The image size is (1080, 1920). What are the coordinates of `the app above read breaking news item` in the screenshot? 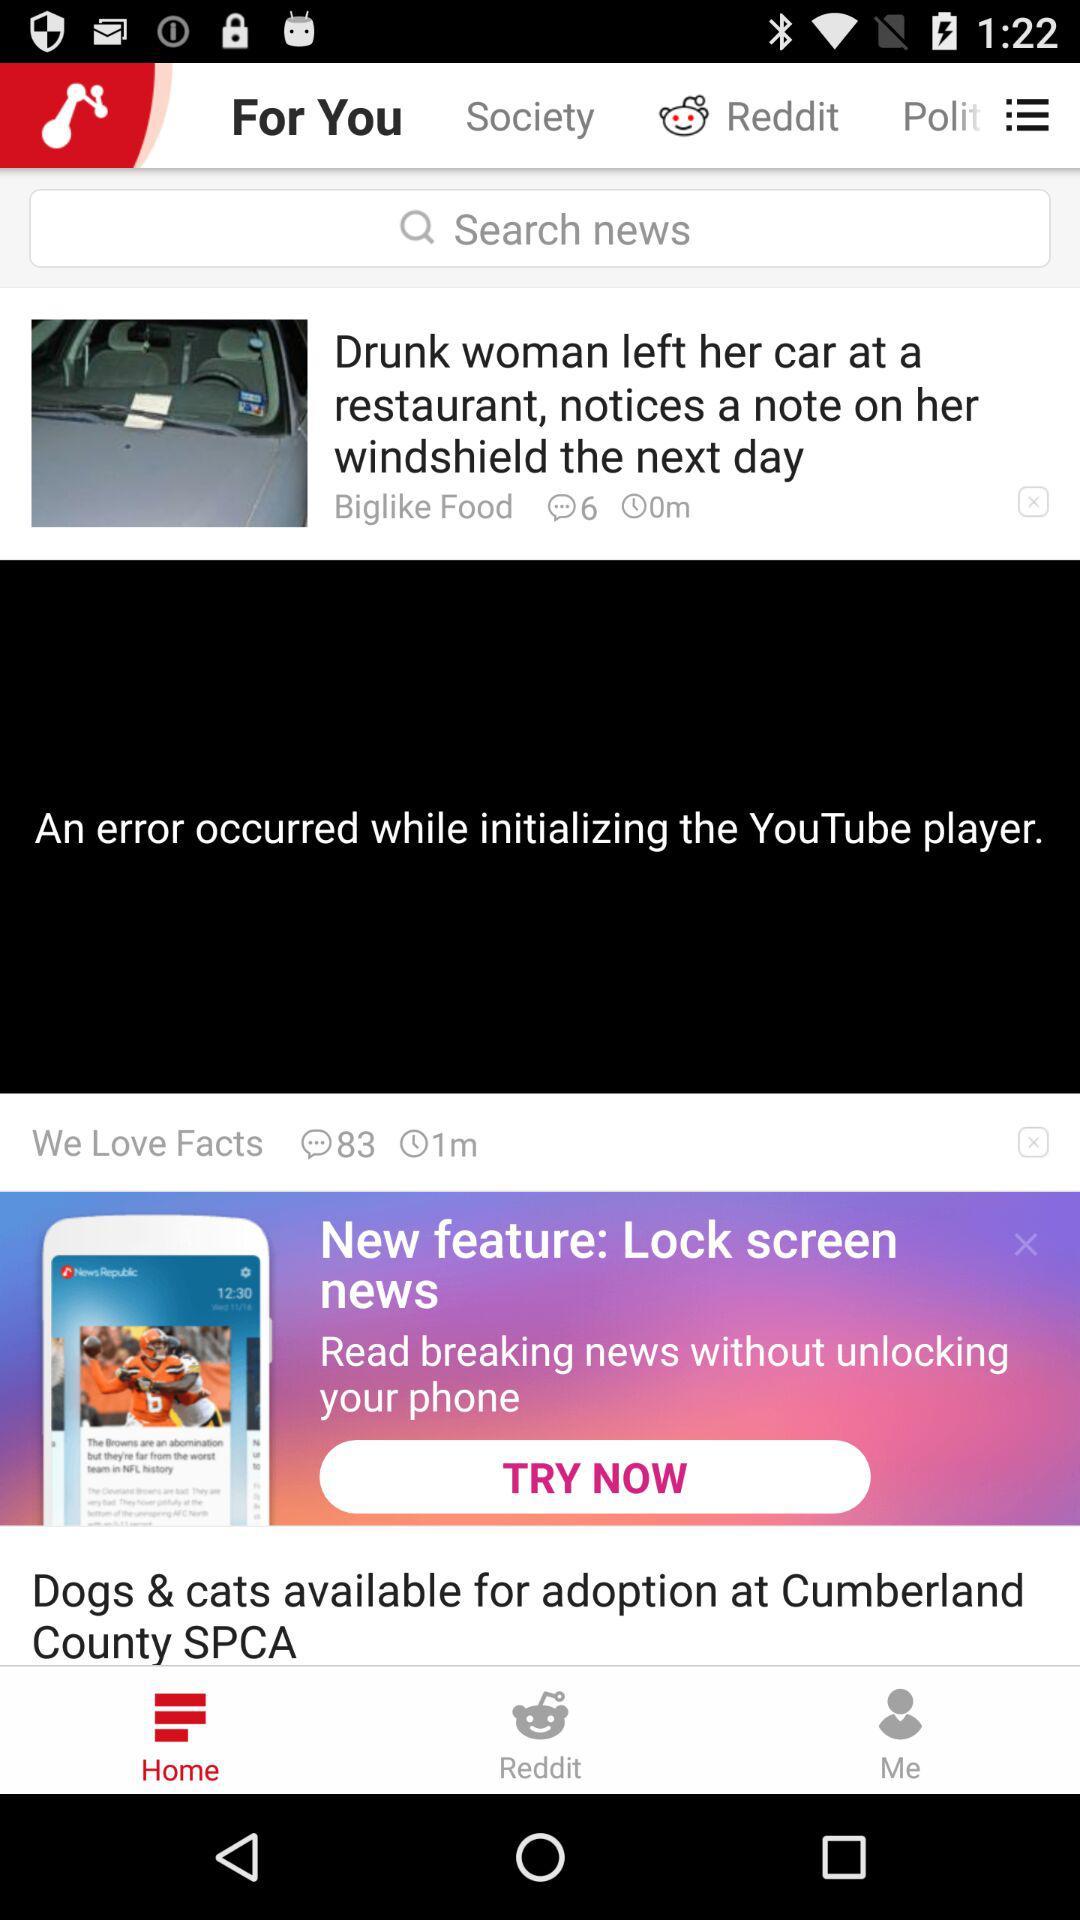 It's located at (1026, 1243).